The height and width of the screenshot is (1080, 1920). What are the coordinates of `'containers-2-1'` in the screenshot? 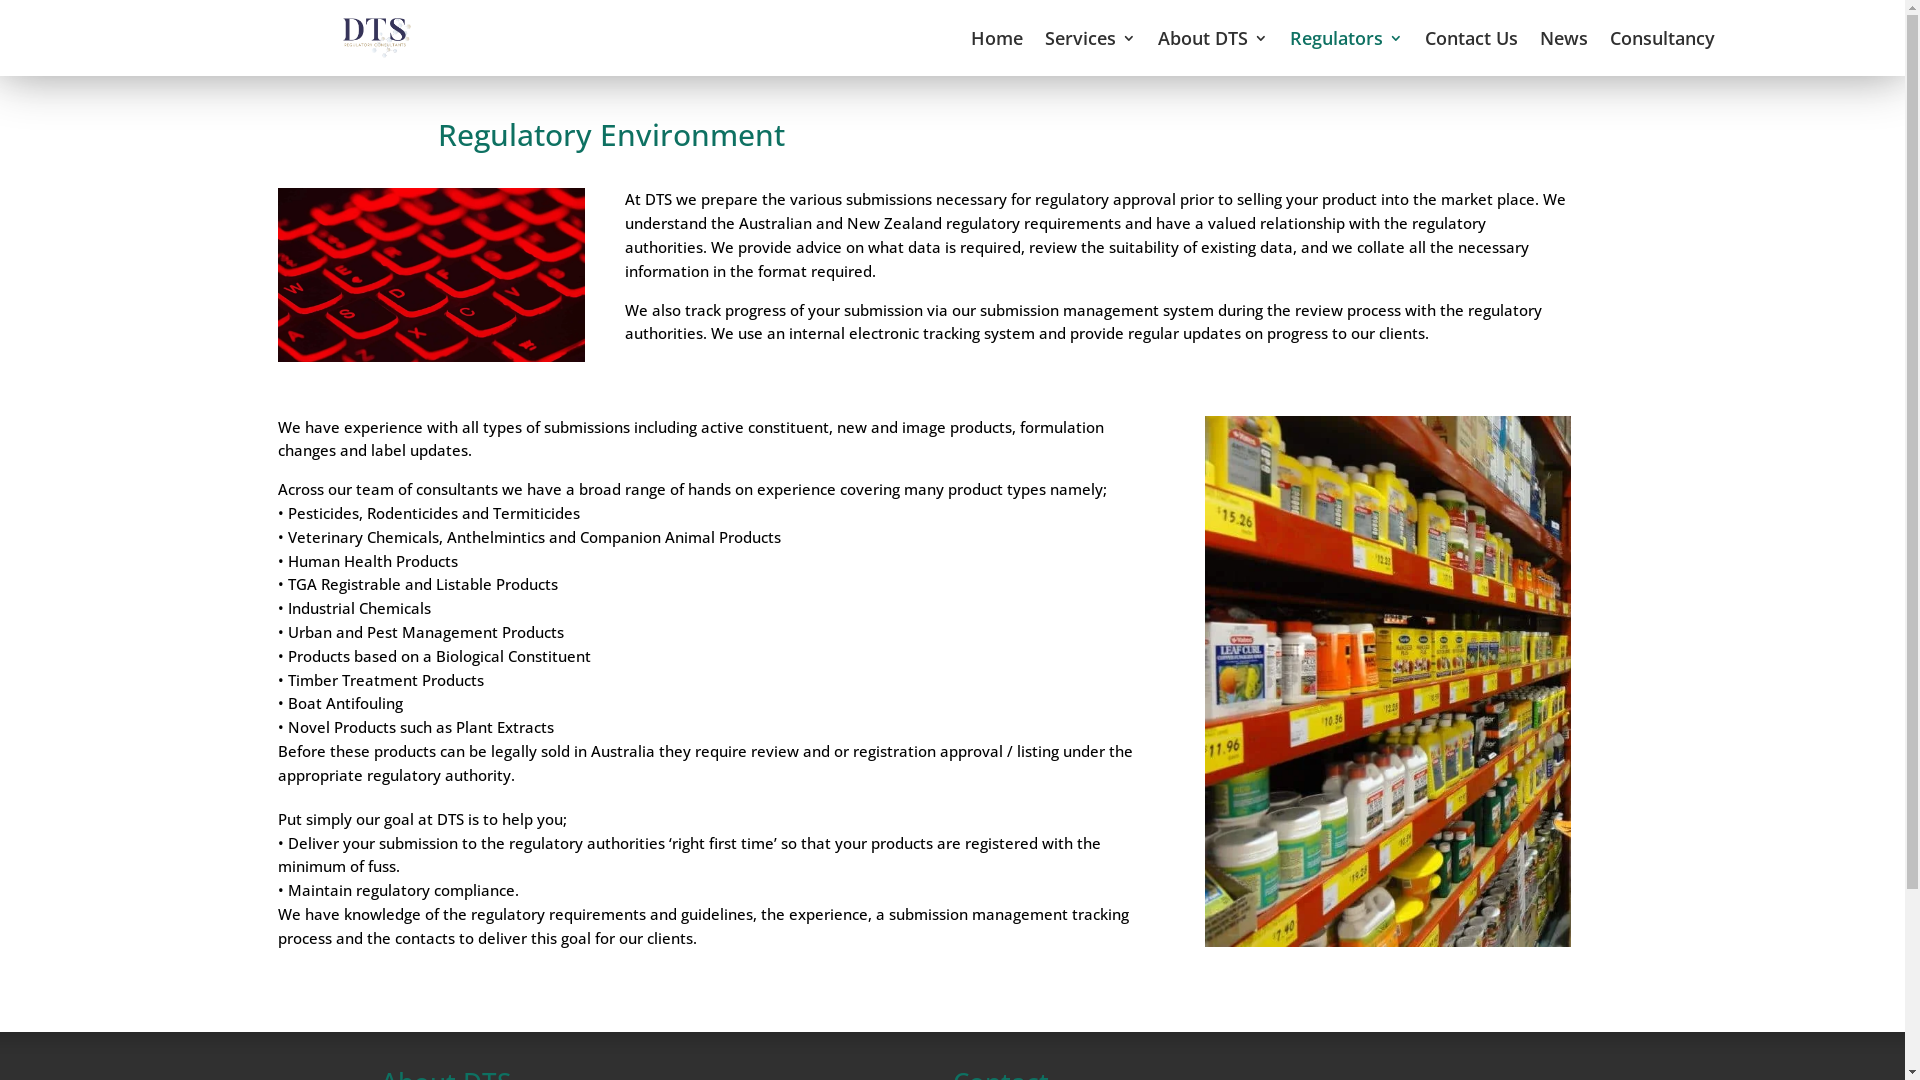 It's located at (1386, 681).